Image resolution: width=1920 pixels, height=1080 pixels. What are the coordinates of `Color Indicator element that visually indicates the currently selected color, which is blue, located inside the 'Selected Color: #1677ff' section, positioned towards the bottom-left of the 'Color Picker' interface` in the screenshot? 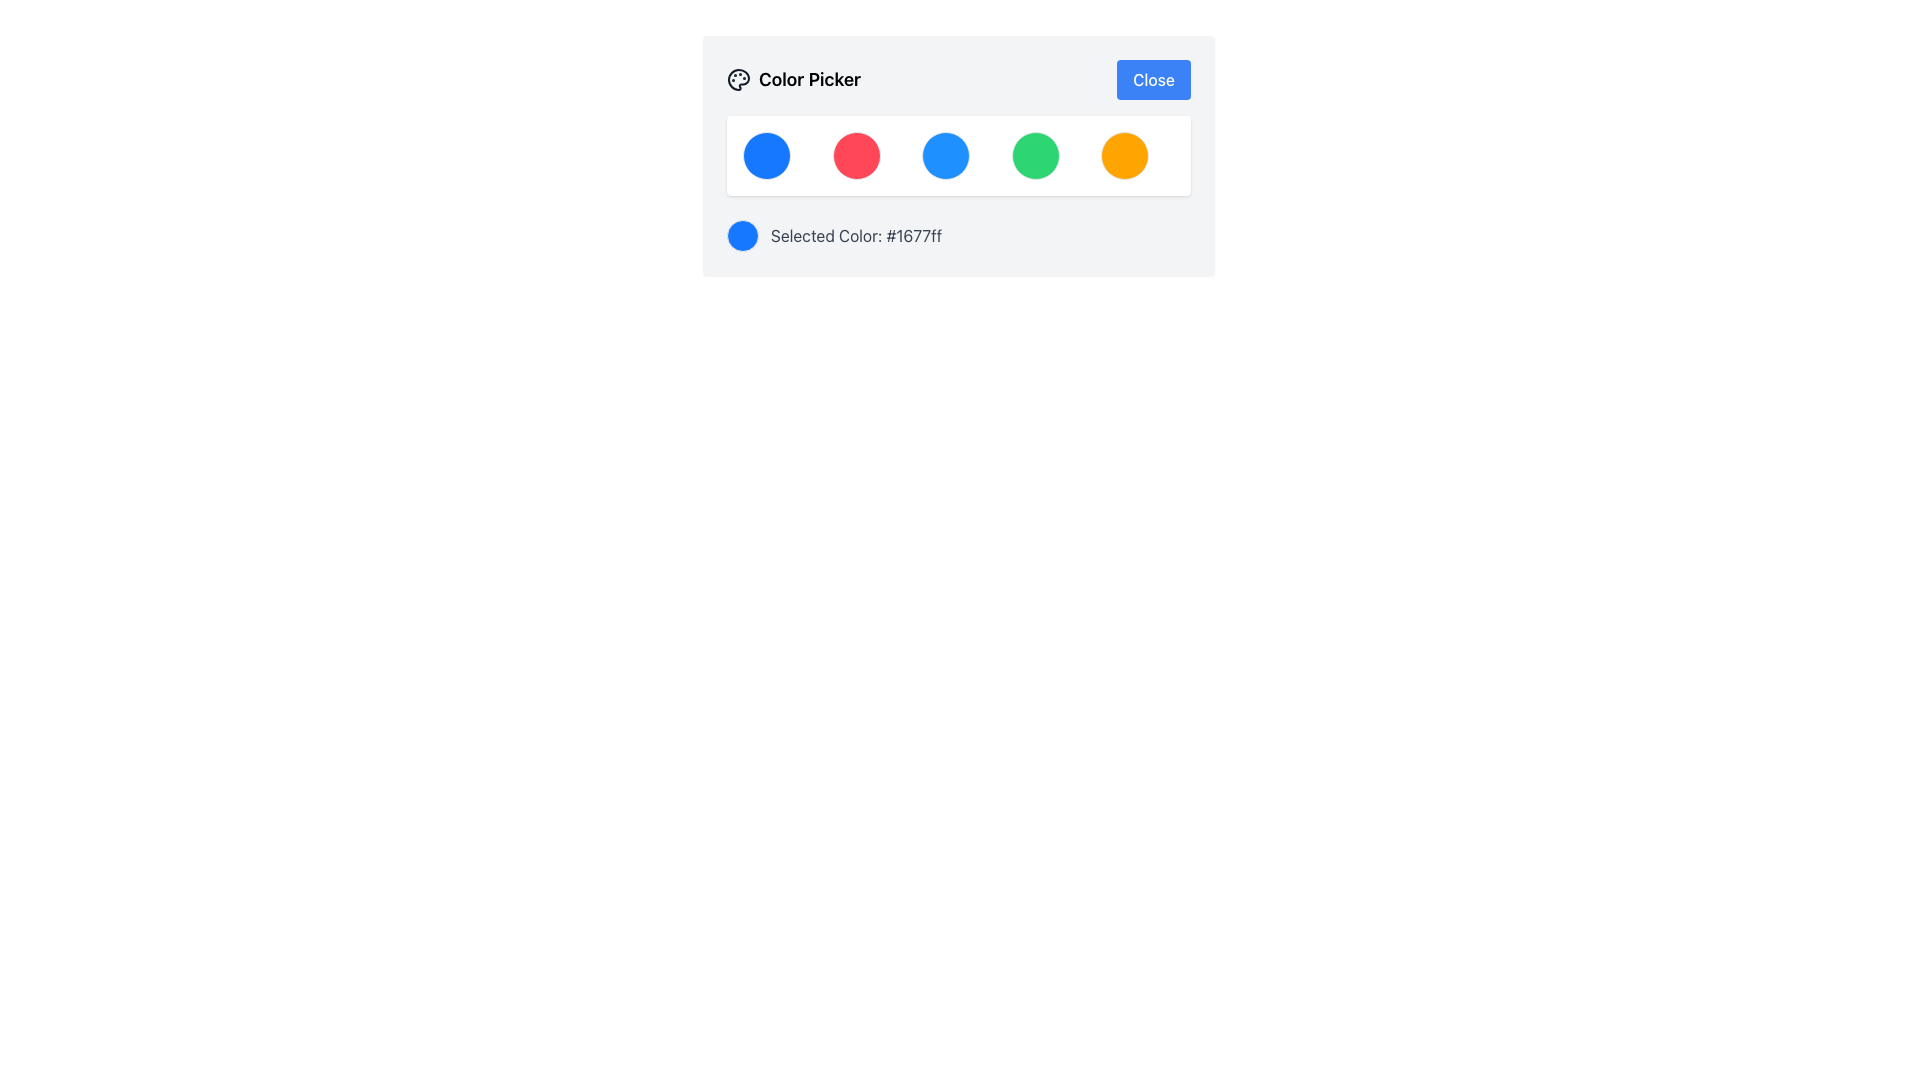 It's located at (742, 234).